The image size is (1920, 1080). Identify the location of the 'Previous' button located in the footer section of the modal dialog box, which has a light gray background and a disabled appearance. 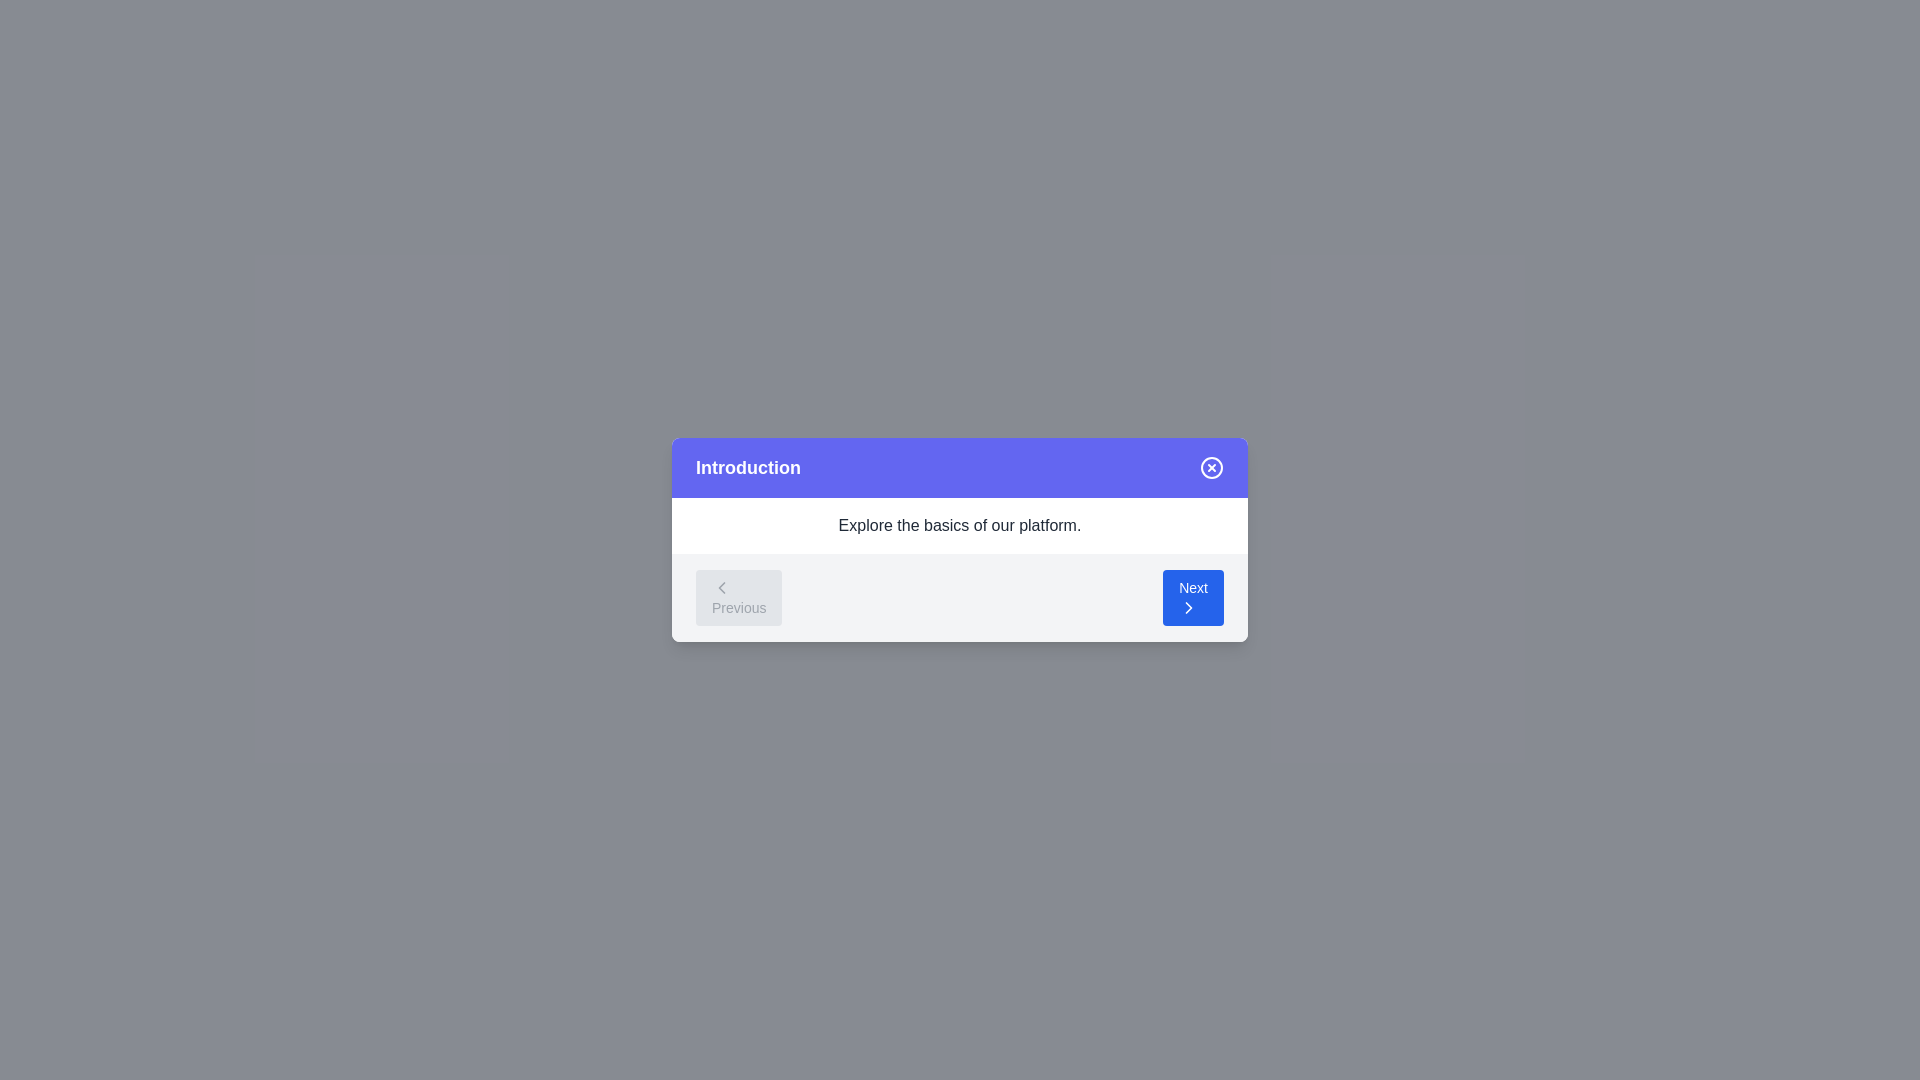
(738, 596).